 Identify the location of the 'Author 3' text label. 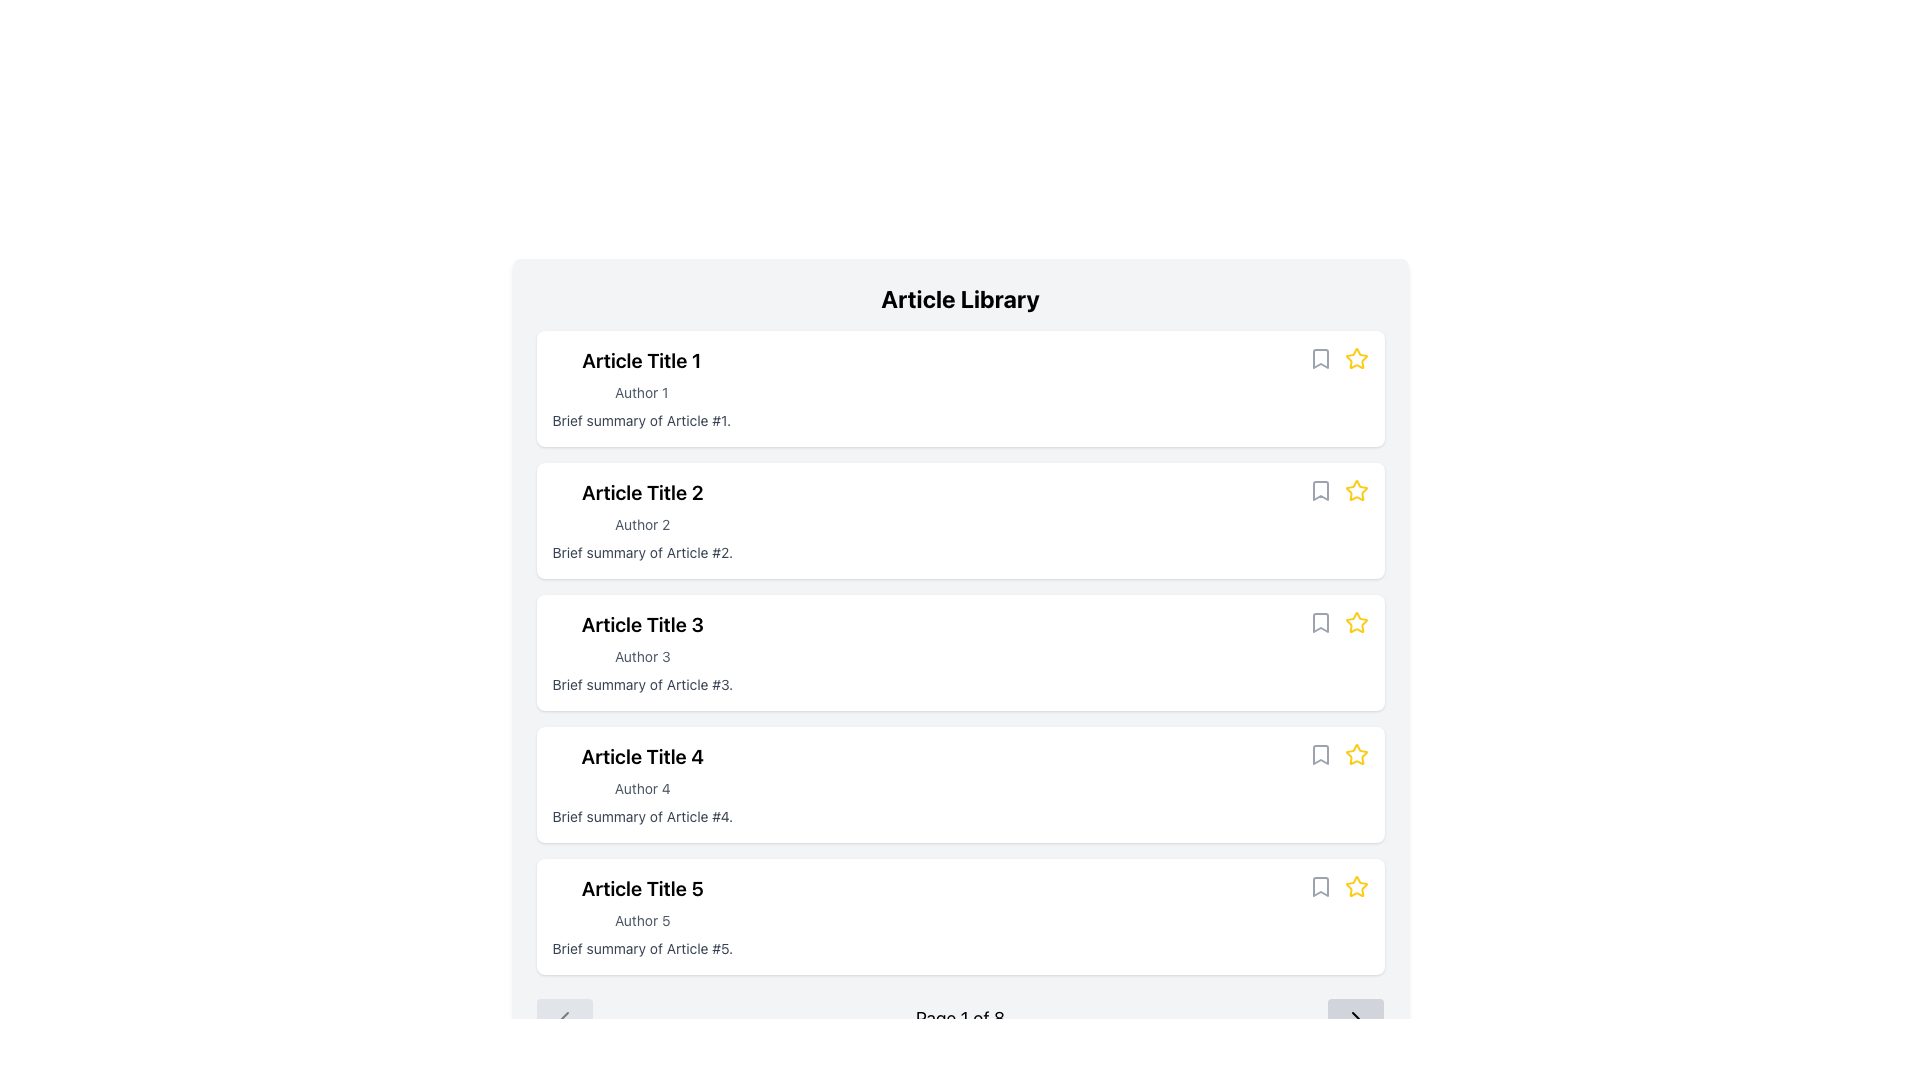
(642, 656).